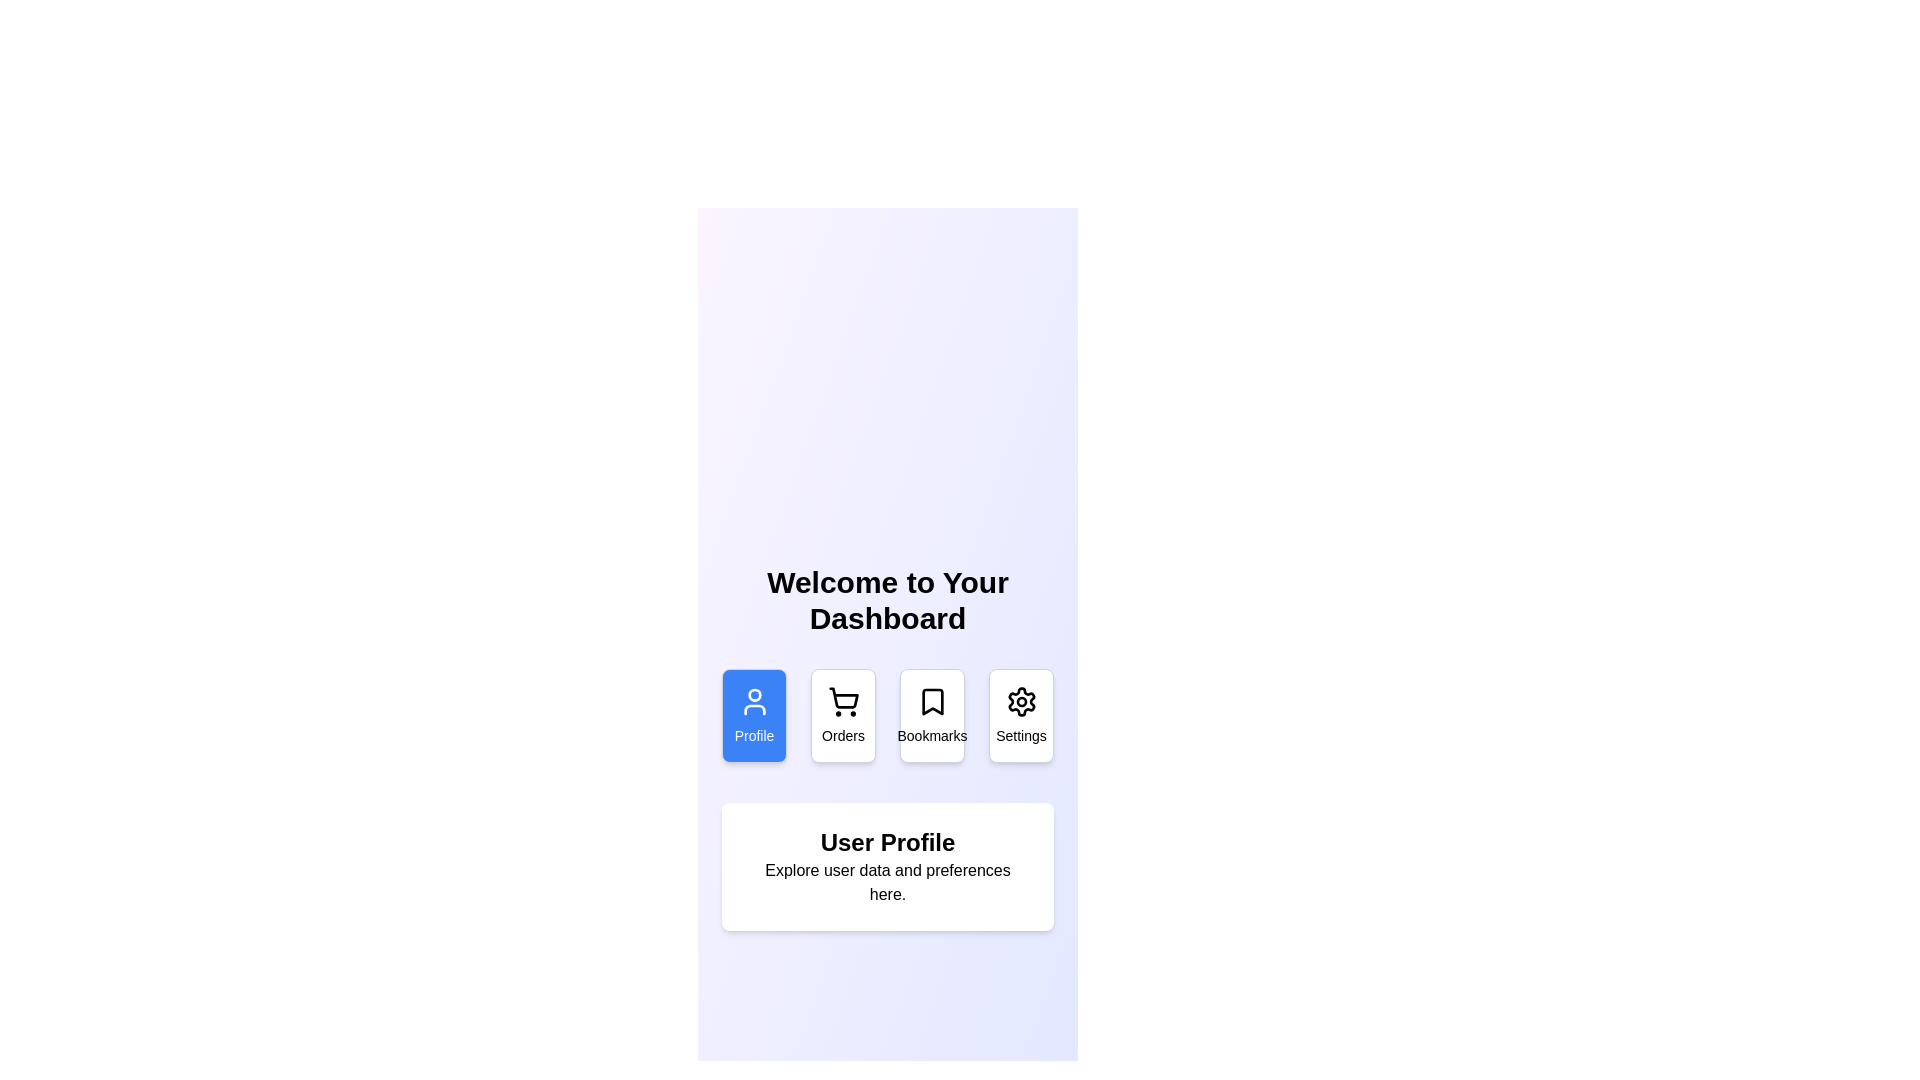 This screenshot has width=1920, height=1080. Describe the element at coordinates (887, 843) in the screenshot. I see `the Text Label that serves as a title or heading for the user profile section, which precedes the text 'Explore user data and preferences here.'` at that location.